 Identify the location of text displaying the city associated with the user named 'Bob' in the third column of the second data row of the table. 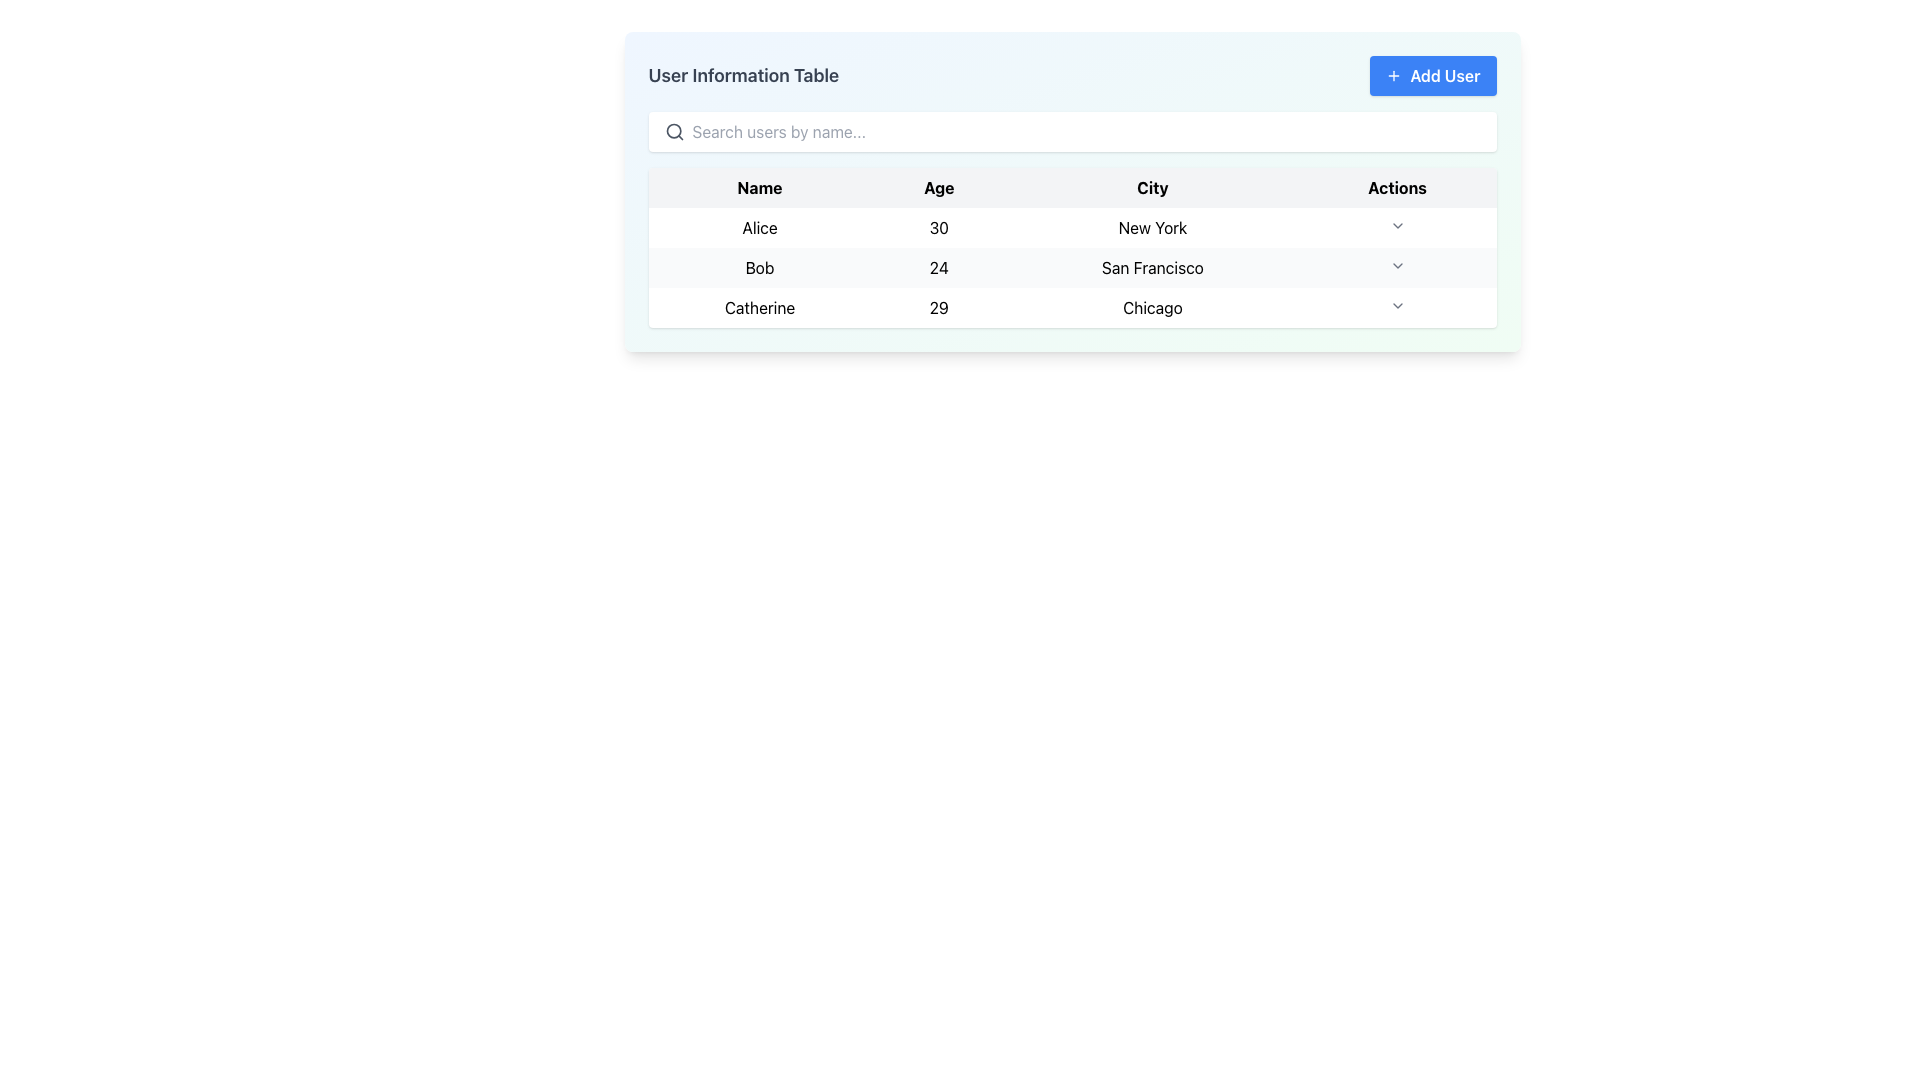
(1152, 266).